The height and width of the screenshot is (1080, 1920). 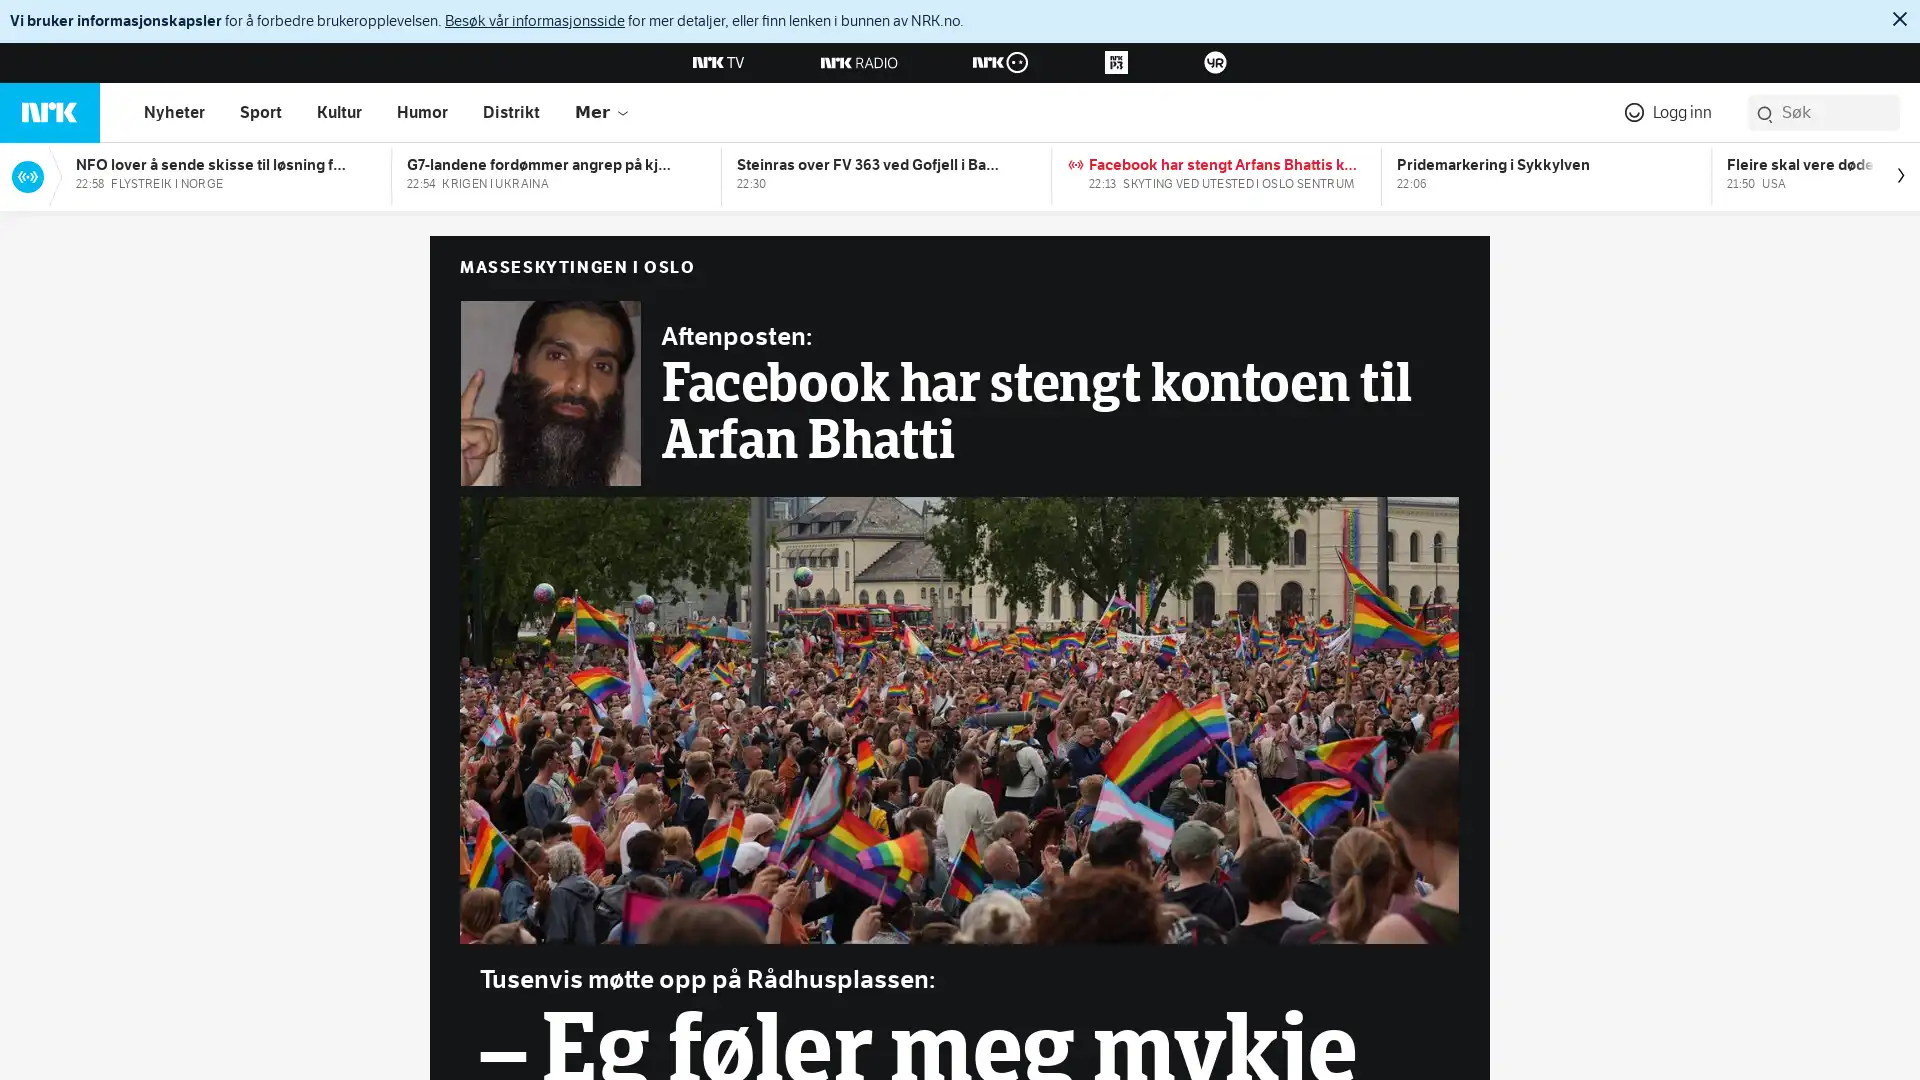 What do you see at coordinates (556, 172) in the screenshot?
I see `G7-landene fordmmer angrep pa kjpesenter PUBLISERT KLOKKEN 22:54 I KRIGEN I UKRAINA` at bounding box center [556, 172].